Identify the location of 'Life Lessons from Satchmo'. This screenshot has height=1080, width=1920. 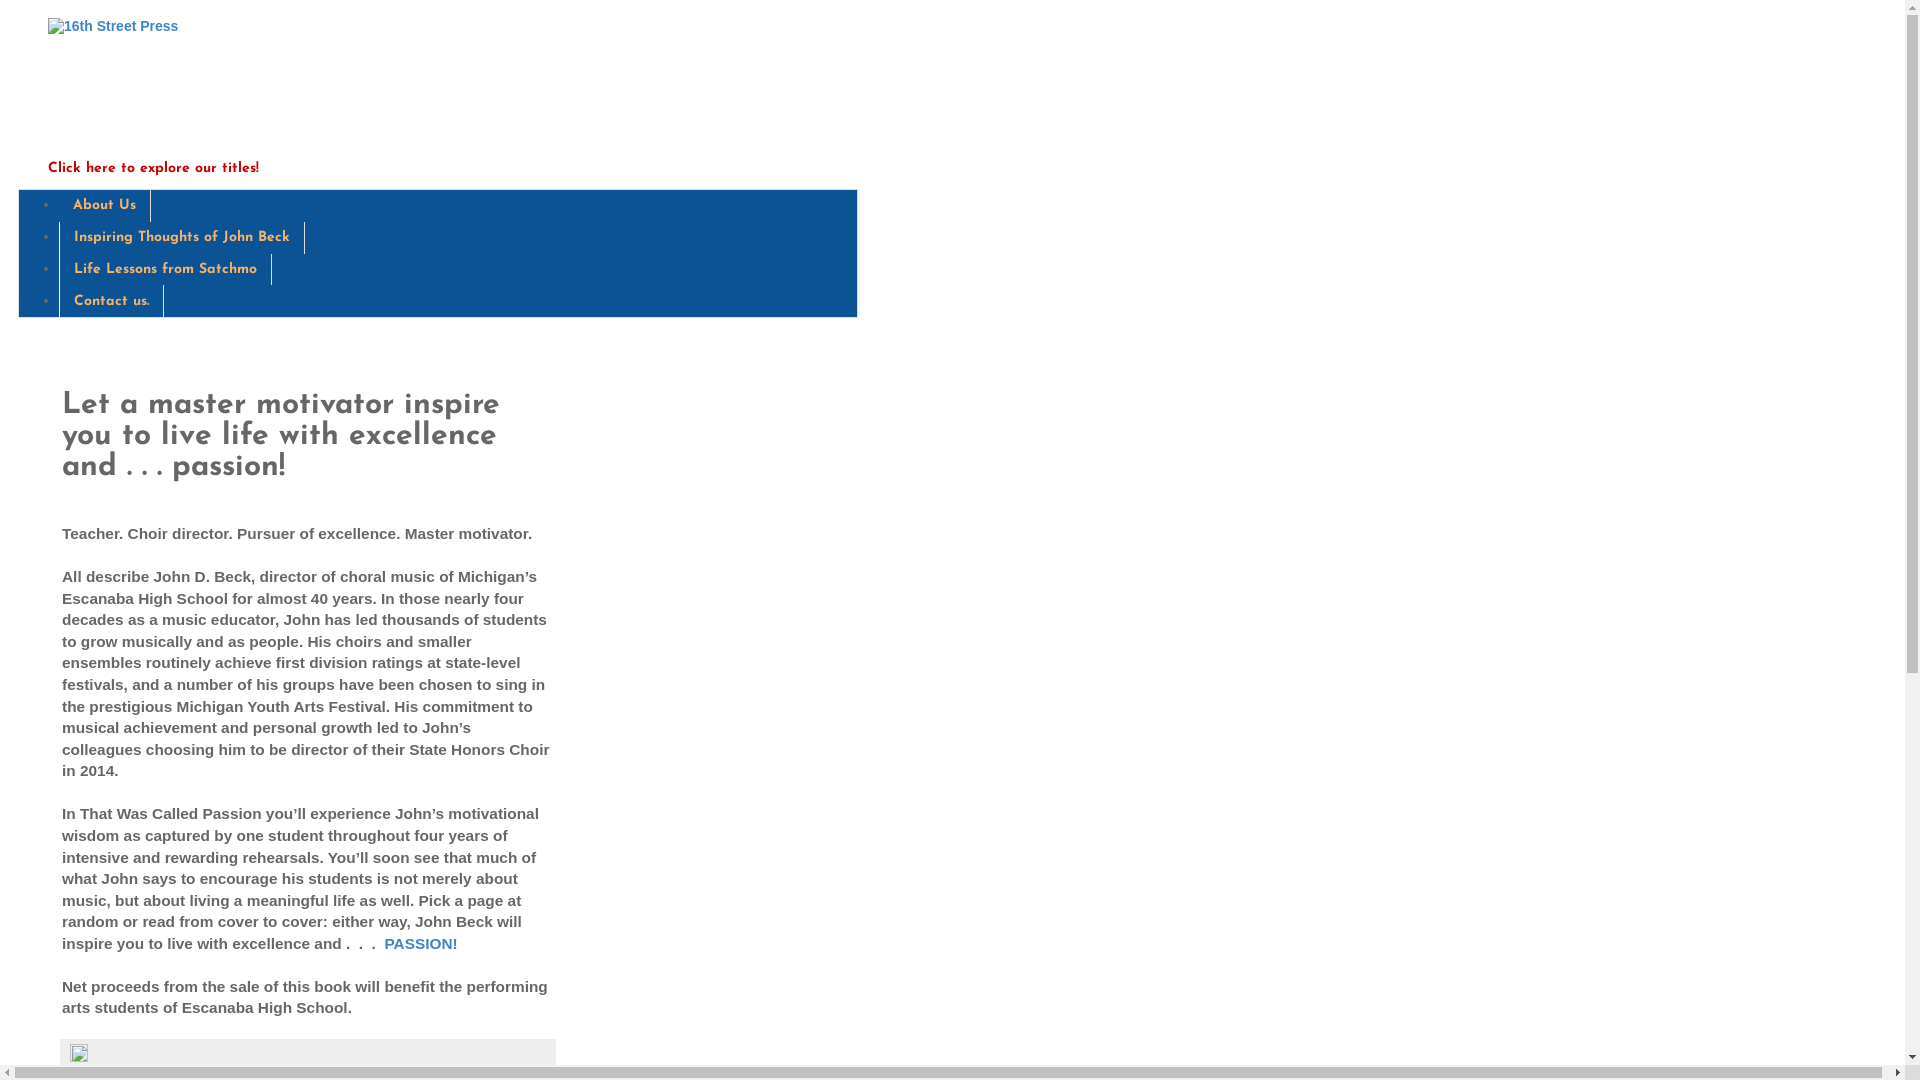
(165, 270).